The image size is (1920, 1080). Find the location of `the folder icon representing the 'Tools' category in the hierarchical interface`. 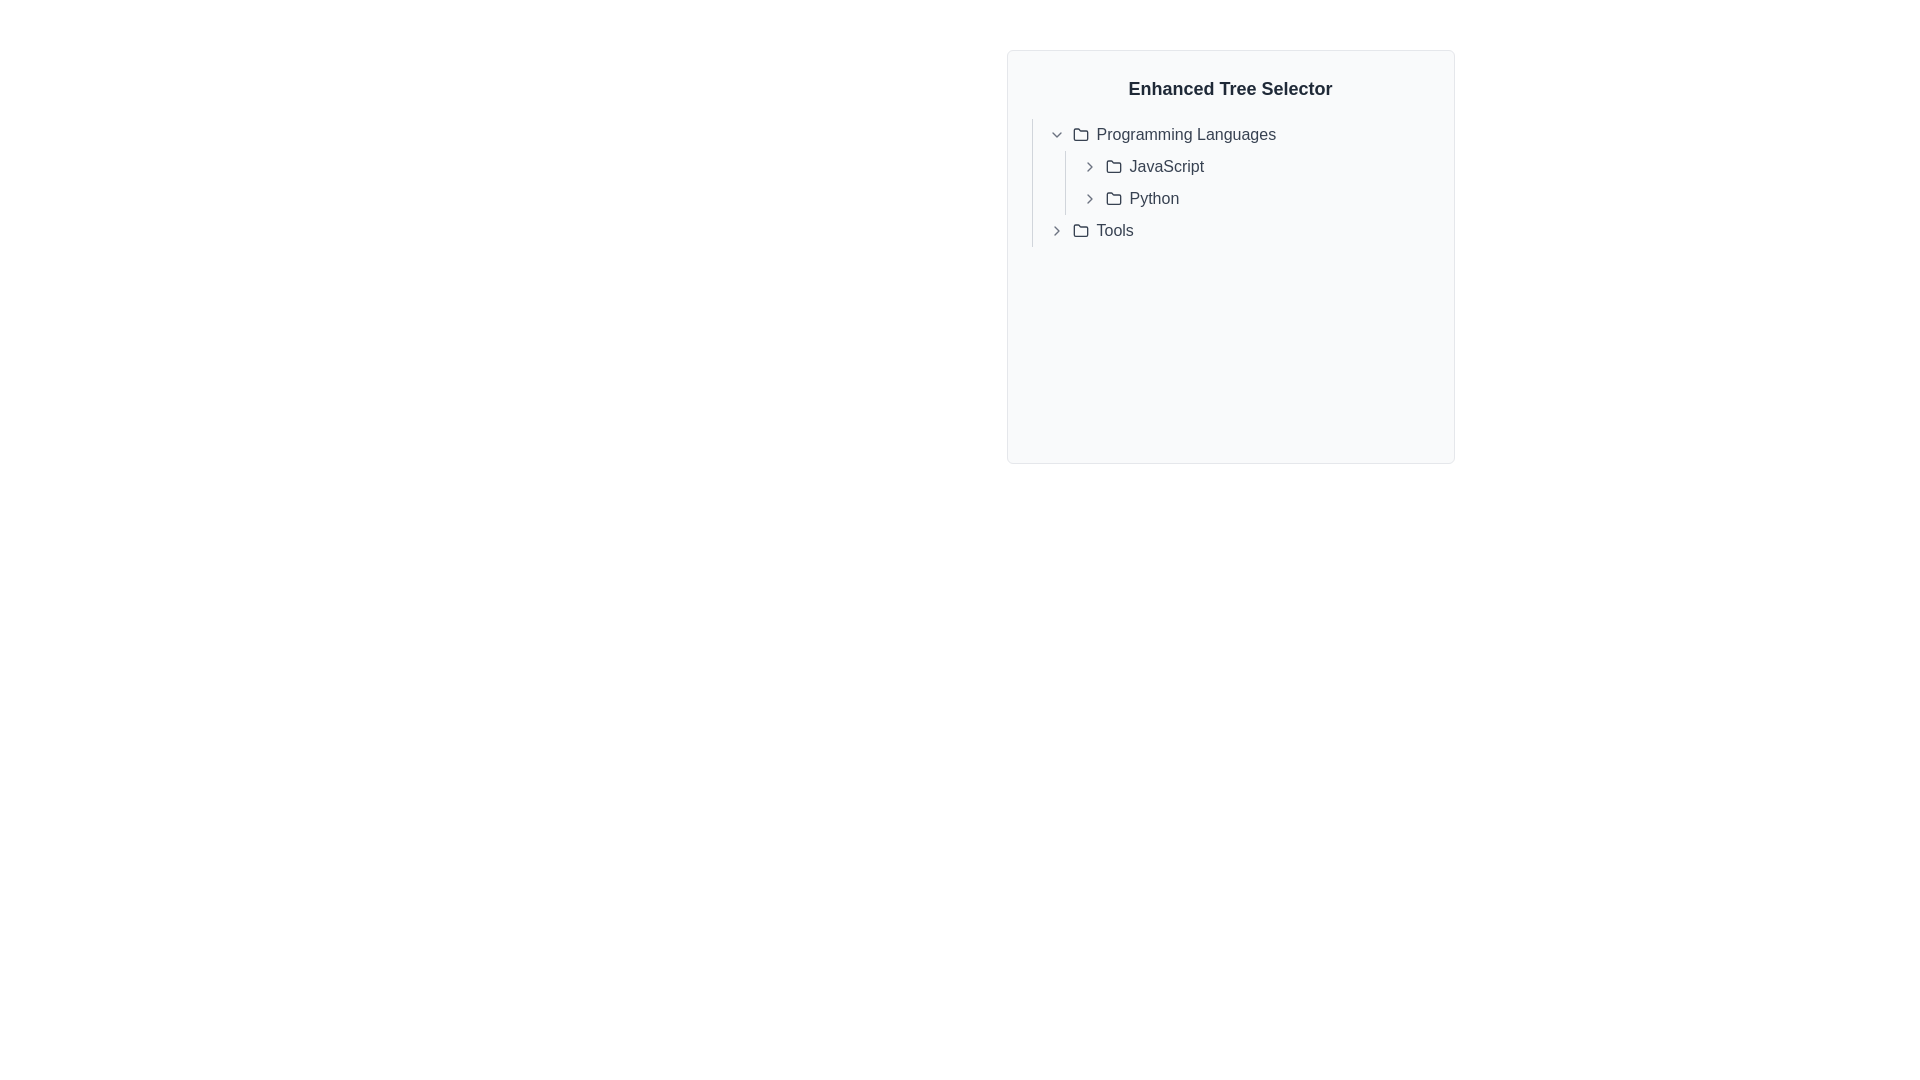

the folder icon representing the 'Tools' category in the hierarchical interface is located at coordinates (1079, 230).